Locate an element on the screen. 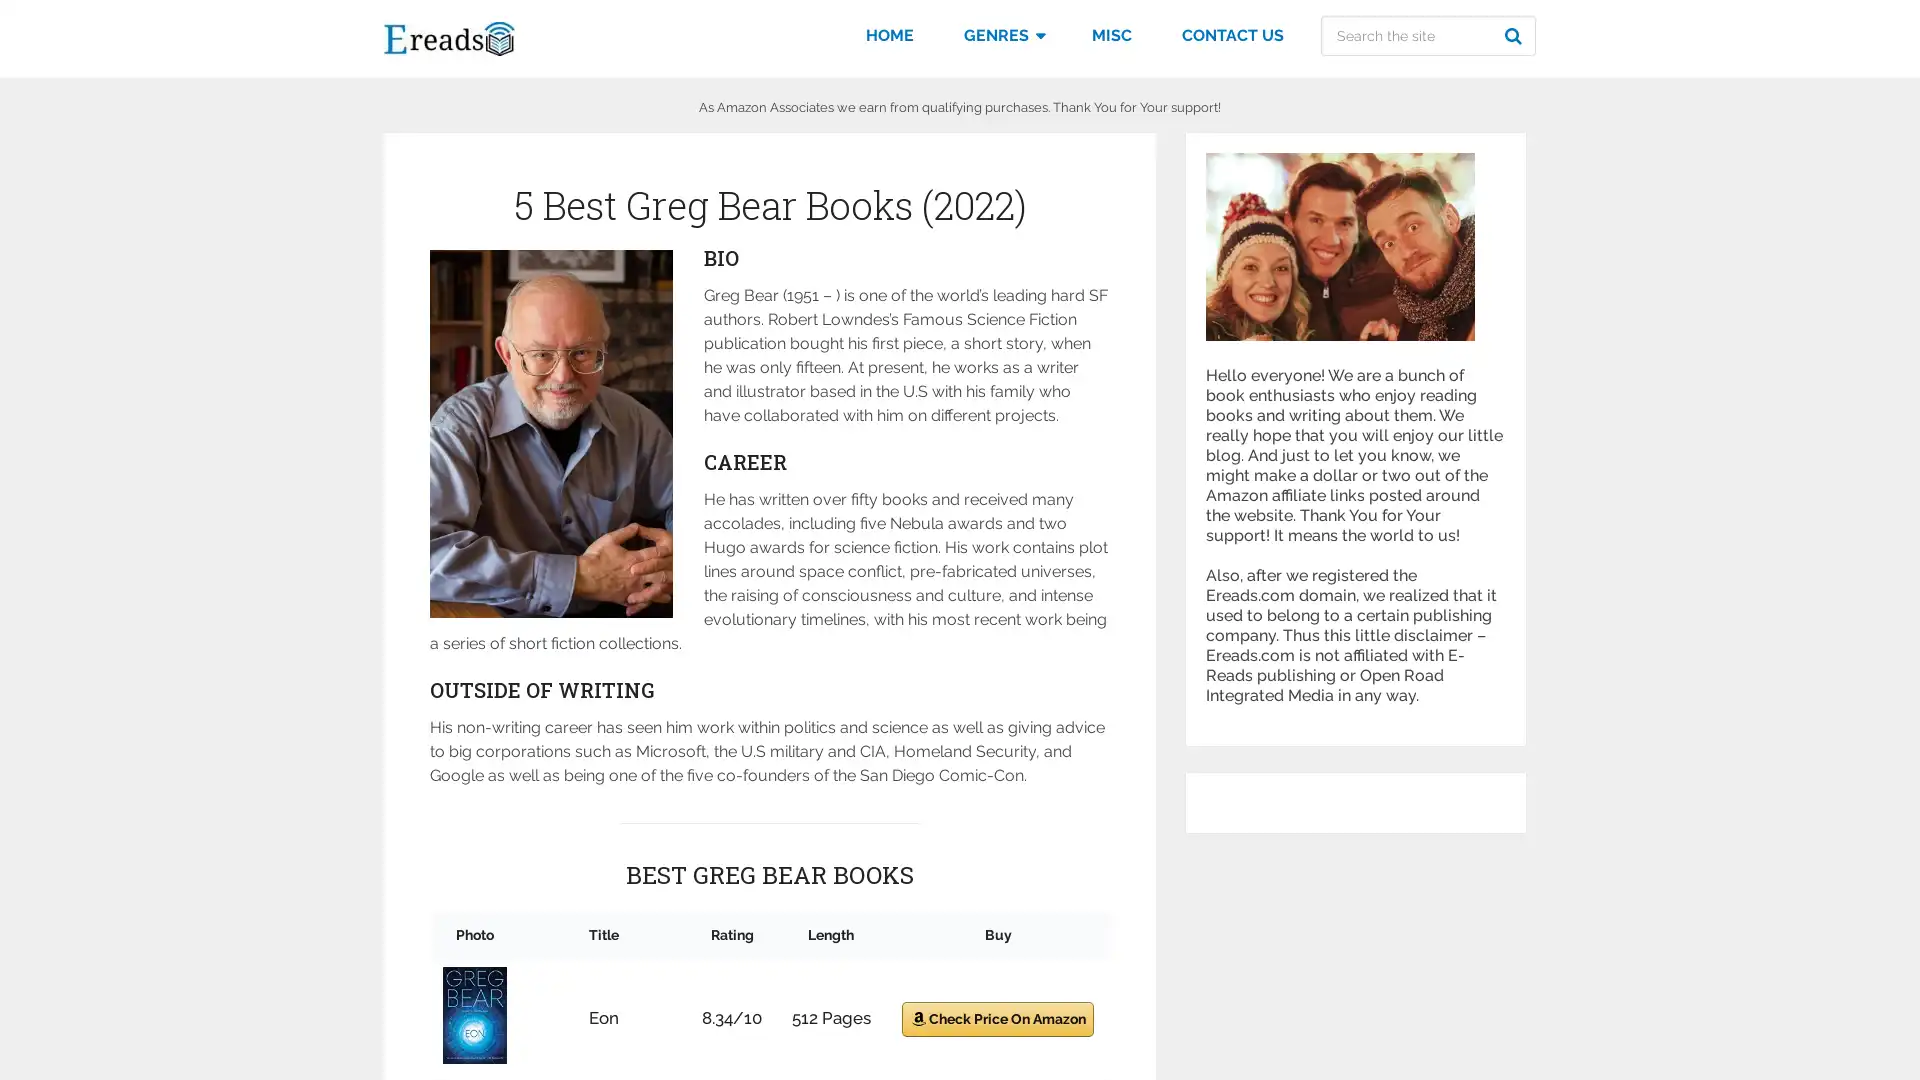 This screenshot has width=1920, height=1080. Search is located at coordinates (1516, 35).